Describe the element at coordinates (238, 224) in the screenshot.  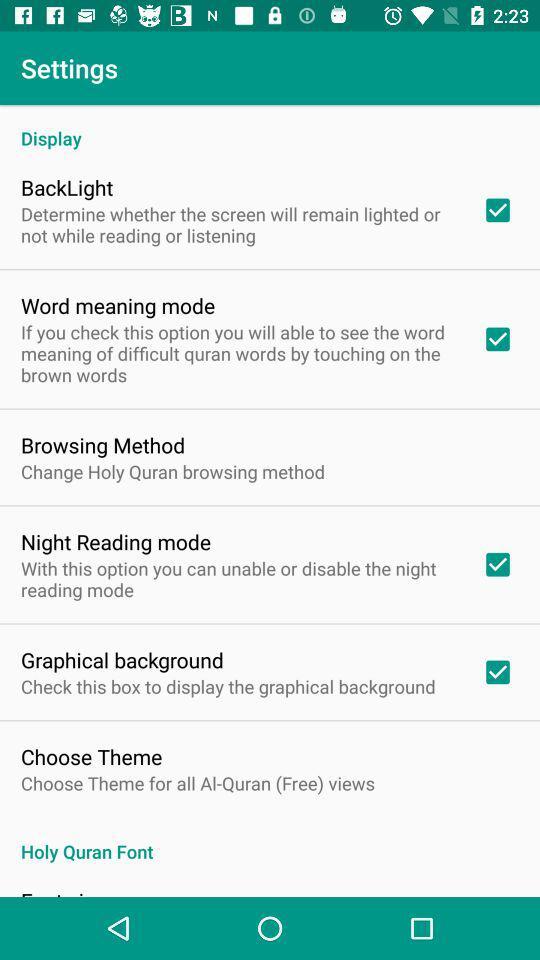
I see `icon below backlight item` at that location.